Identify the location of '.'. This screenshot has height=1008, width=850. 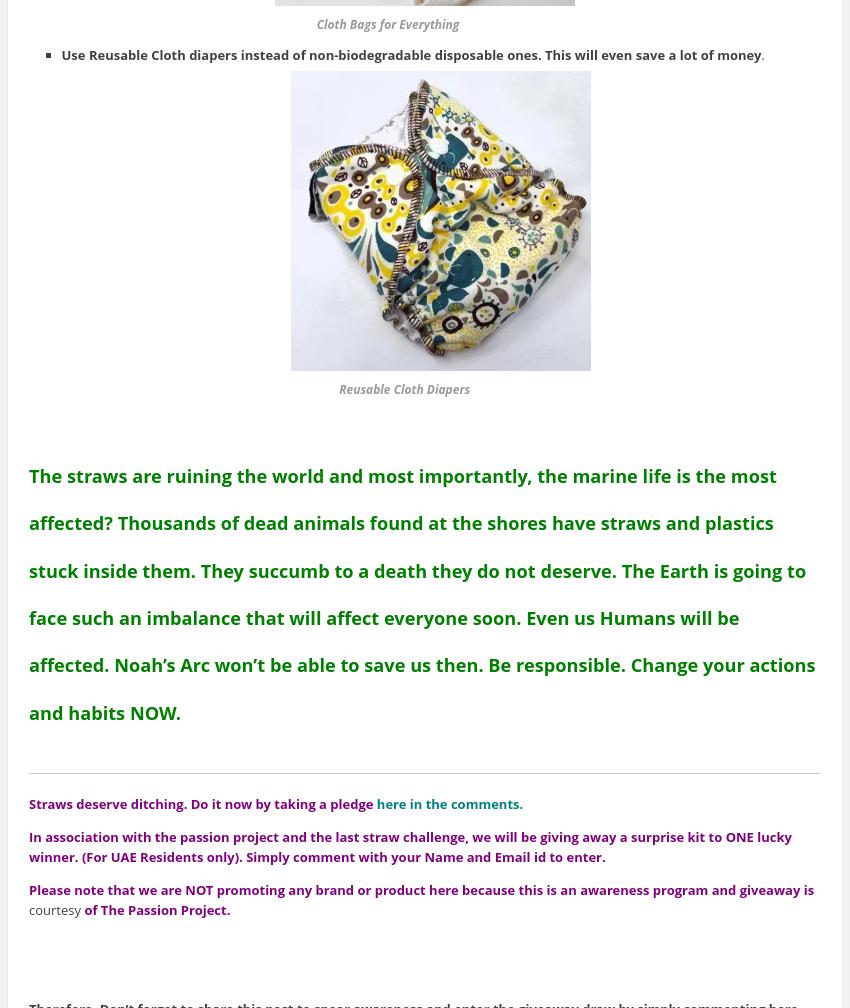
(762, 55).